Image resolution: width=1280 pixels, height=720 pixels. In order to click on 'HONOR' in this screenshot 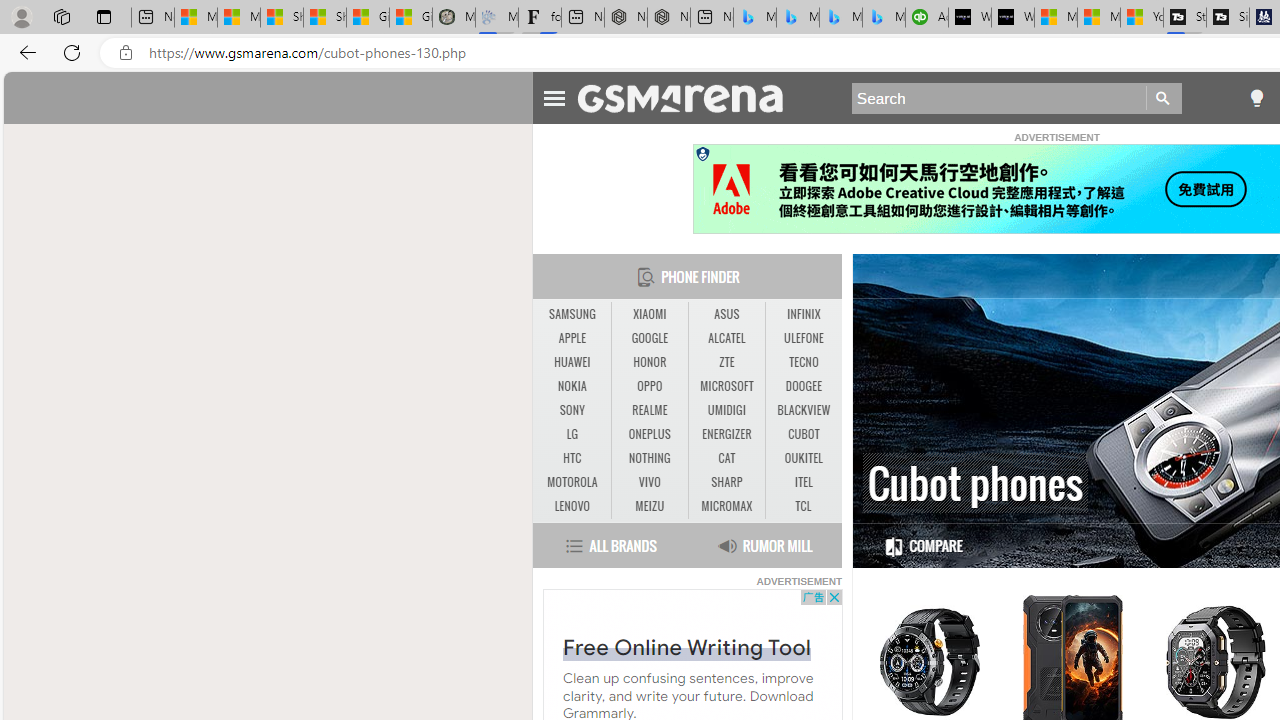, I will do `click(650, 362)`.